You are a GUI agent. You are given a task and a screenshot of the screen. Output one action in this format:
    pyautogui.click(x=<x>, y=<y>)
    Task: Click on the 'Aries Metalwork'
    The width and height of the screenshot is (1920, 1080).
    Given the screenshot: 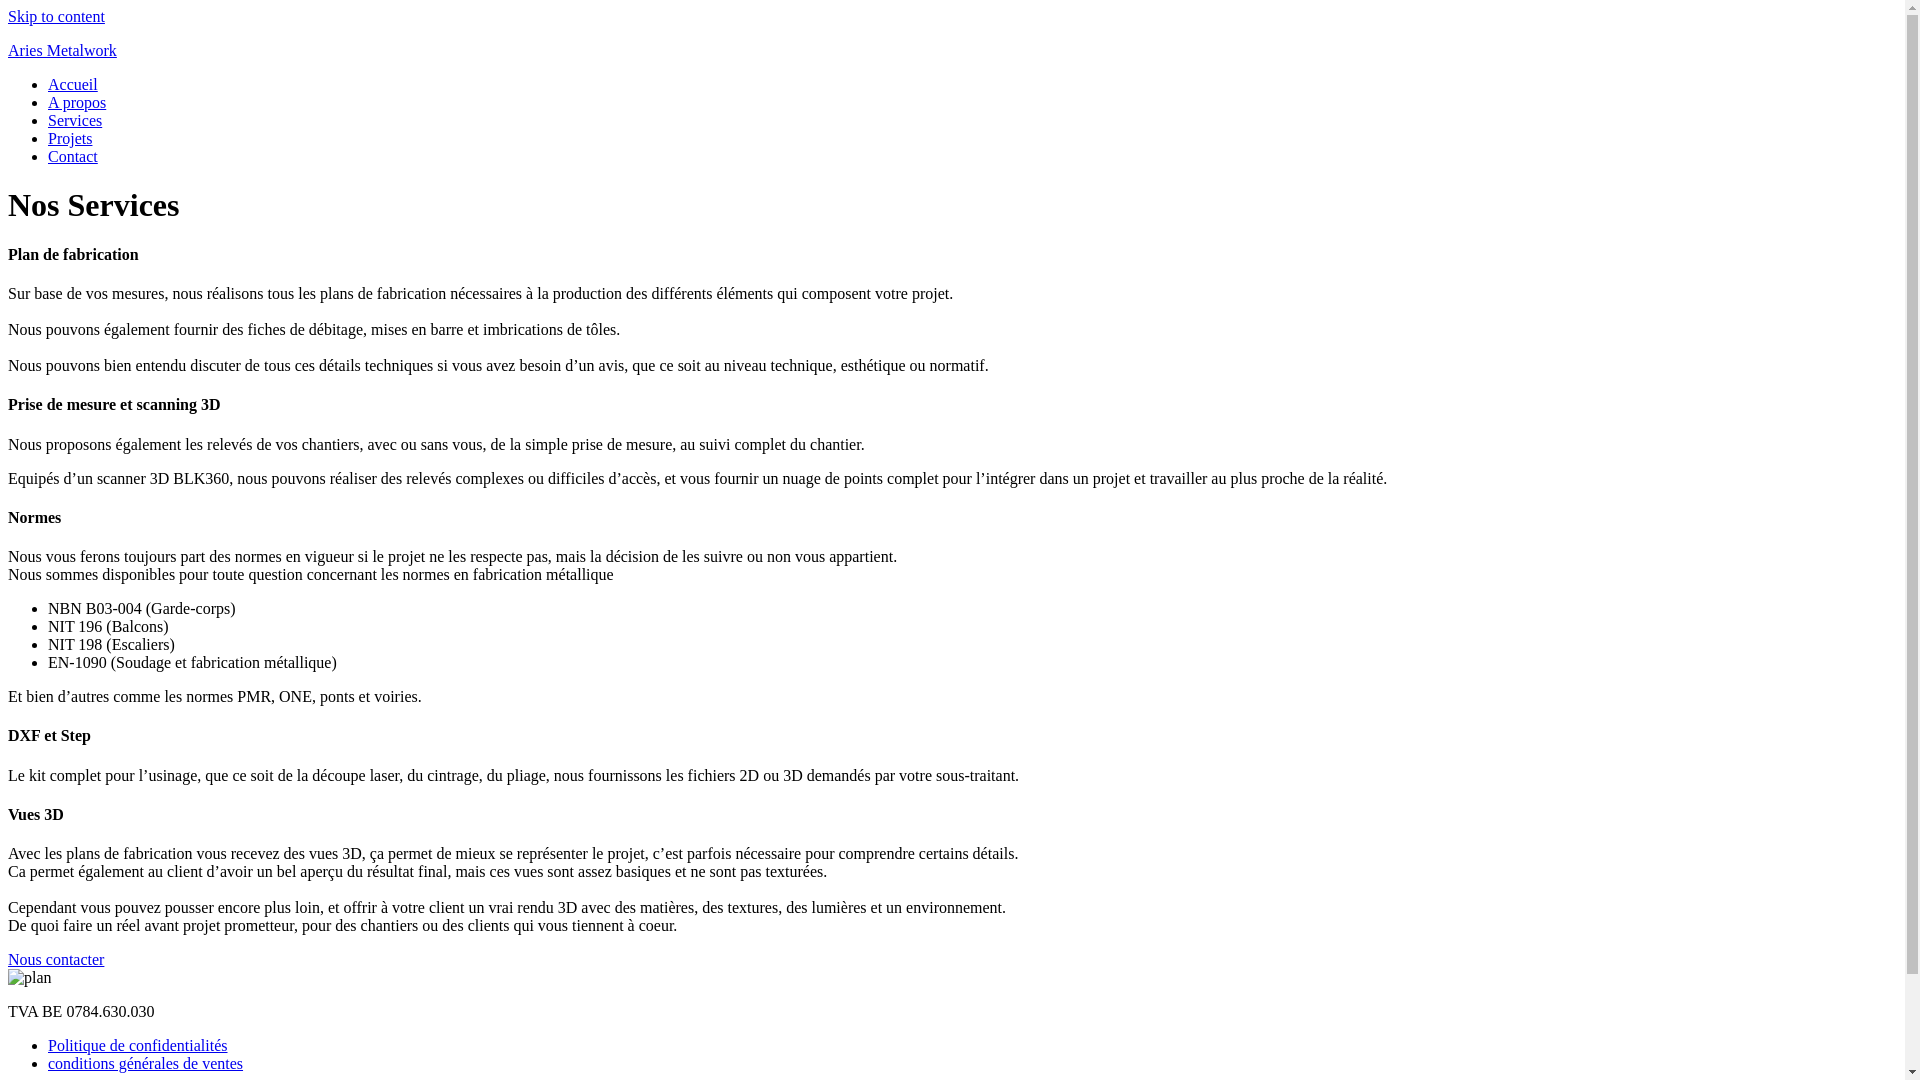 What is the action you would take?
    pyautogui.click(x=62, y=49)
    